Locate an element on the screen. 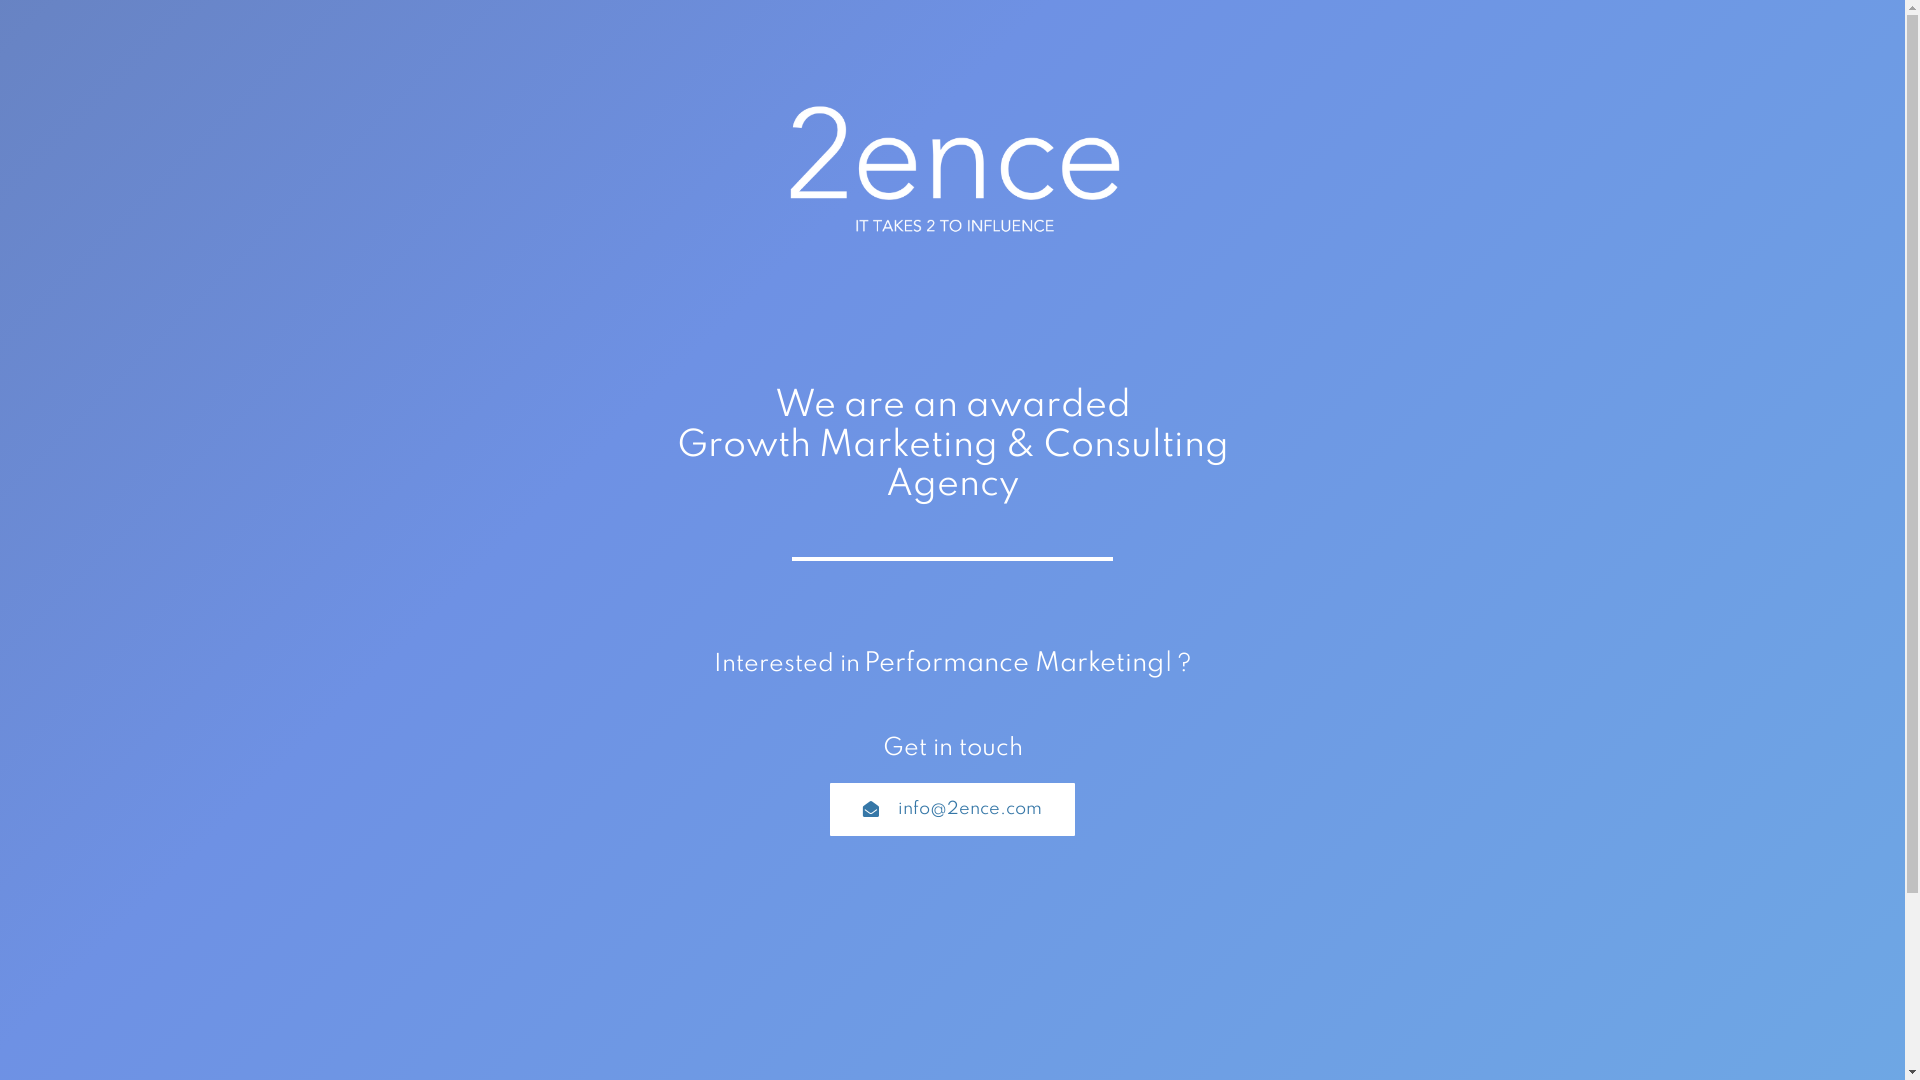 The width and height of the screenshot is (1920, 1080). 'info@2ence.com' is located at coordinates (830, 808).